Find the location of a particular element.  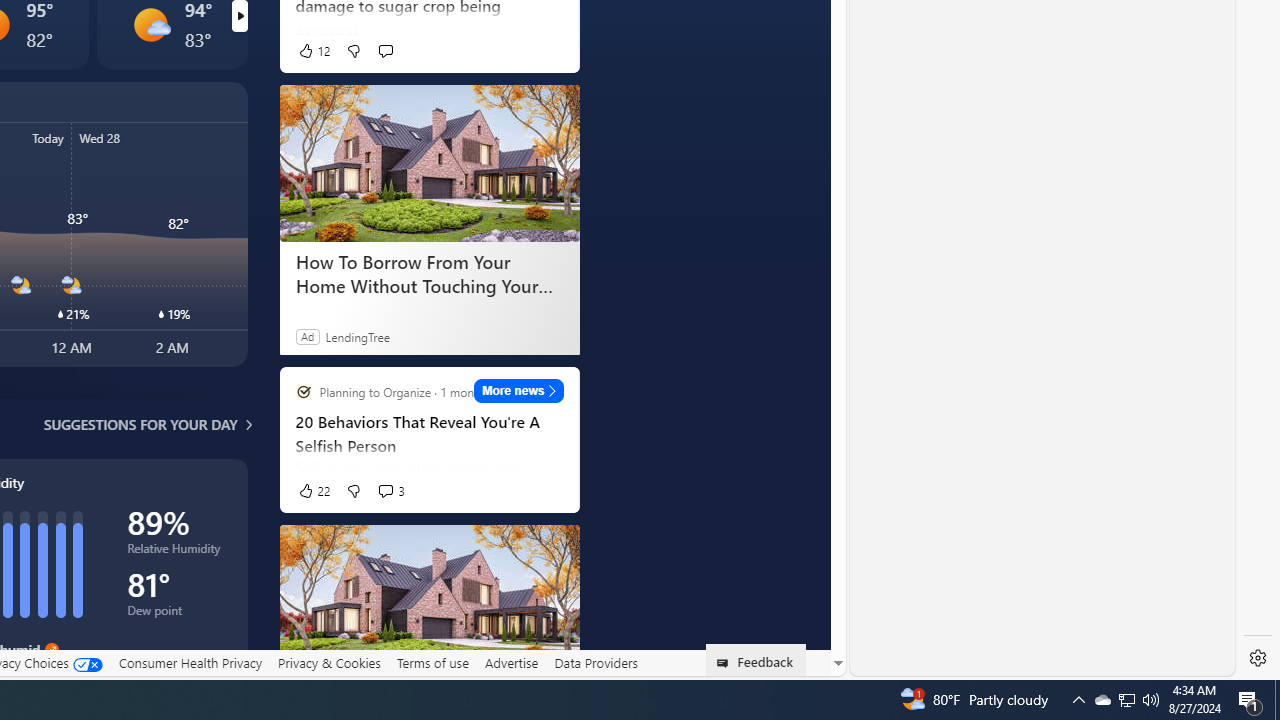

'Mostly sunny' is located at coordinates (150, 24).